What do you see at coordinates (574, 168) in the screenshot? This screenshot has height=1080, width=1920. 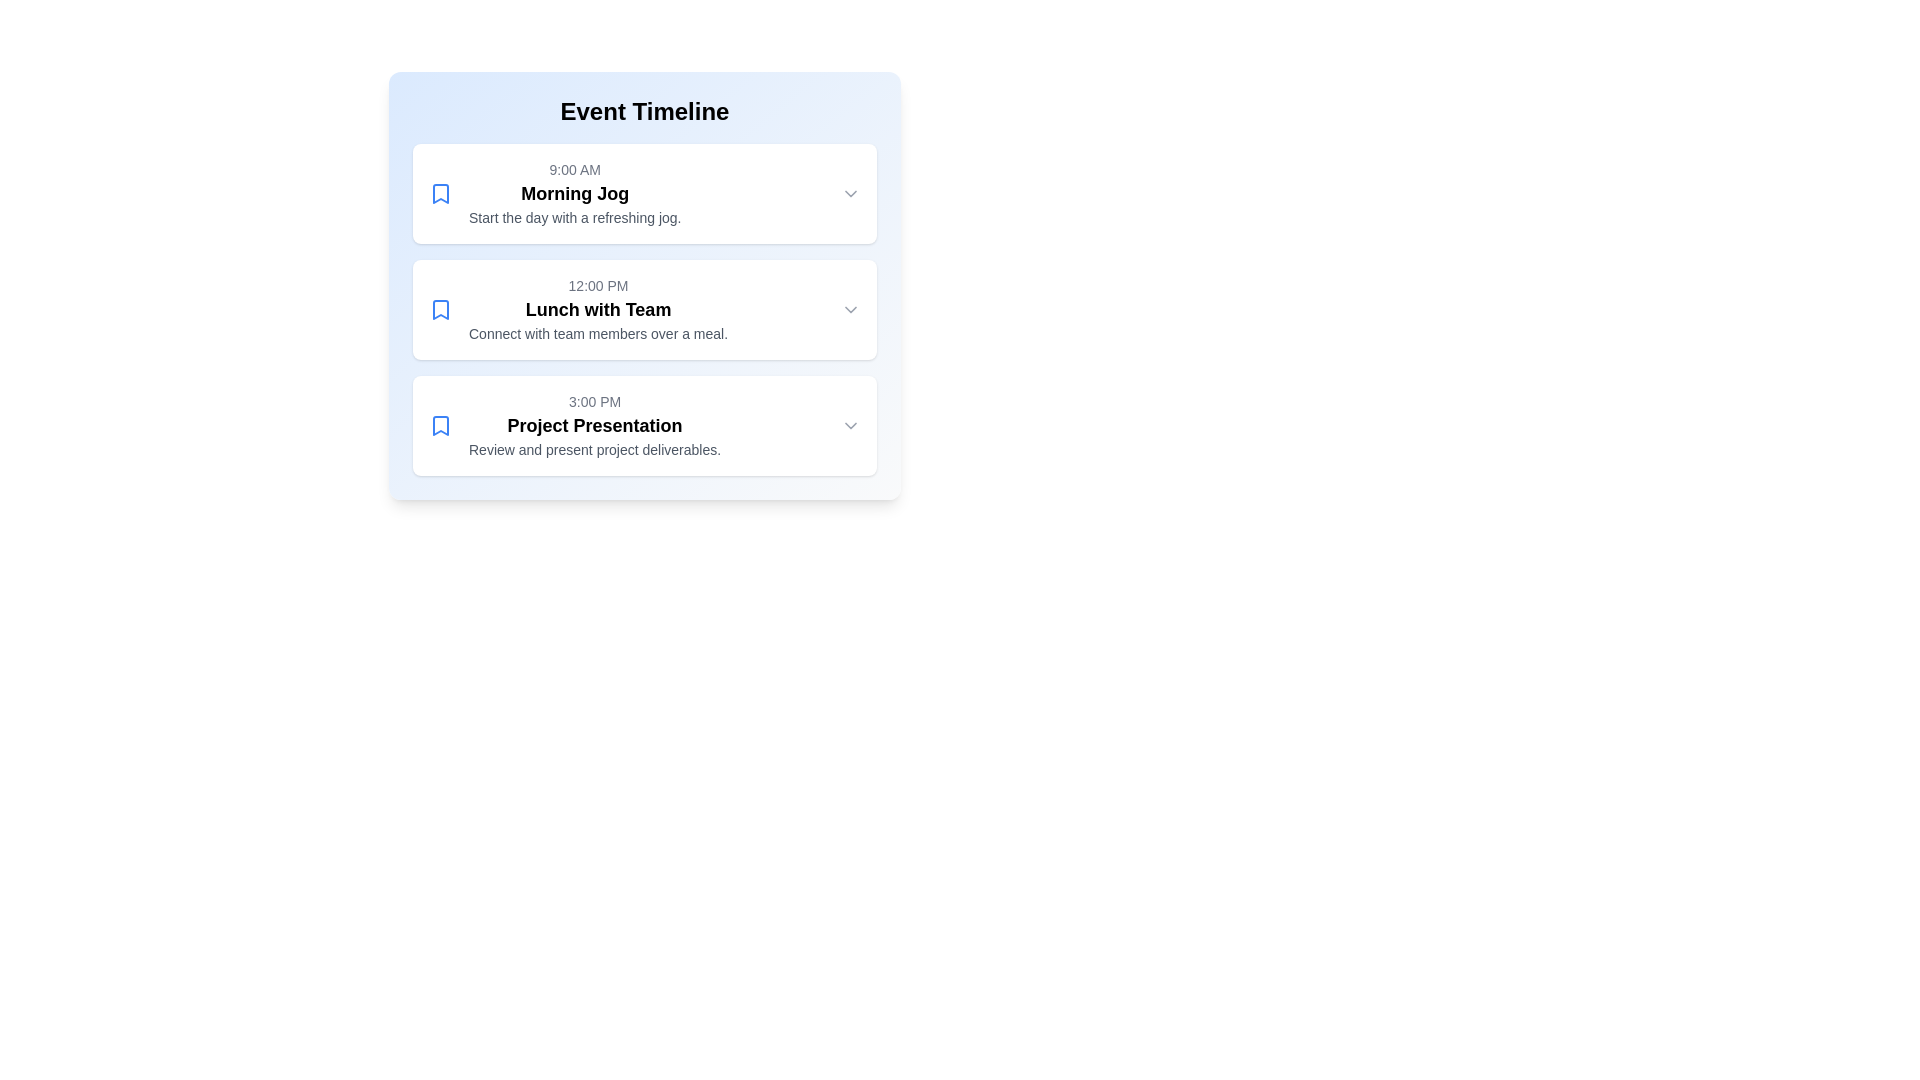 I see `the text label displaying '9:00 AM' at the top of the 'Morning Jog' section in the event timeline interface` at bounding box center [574, 168].